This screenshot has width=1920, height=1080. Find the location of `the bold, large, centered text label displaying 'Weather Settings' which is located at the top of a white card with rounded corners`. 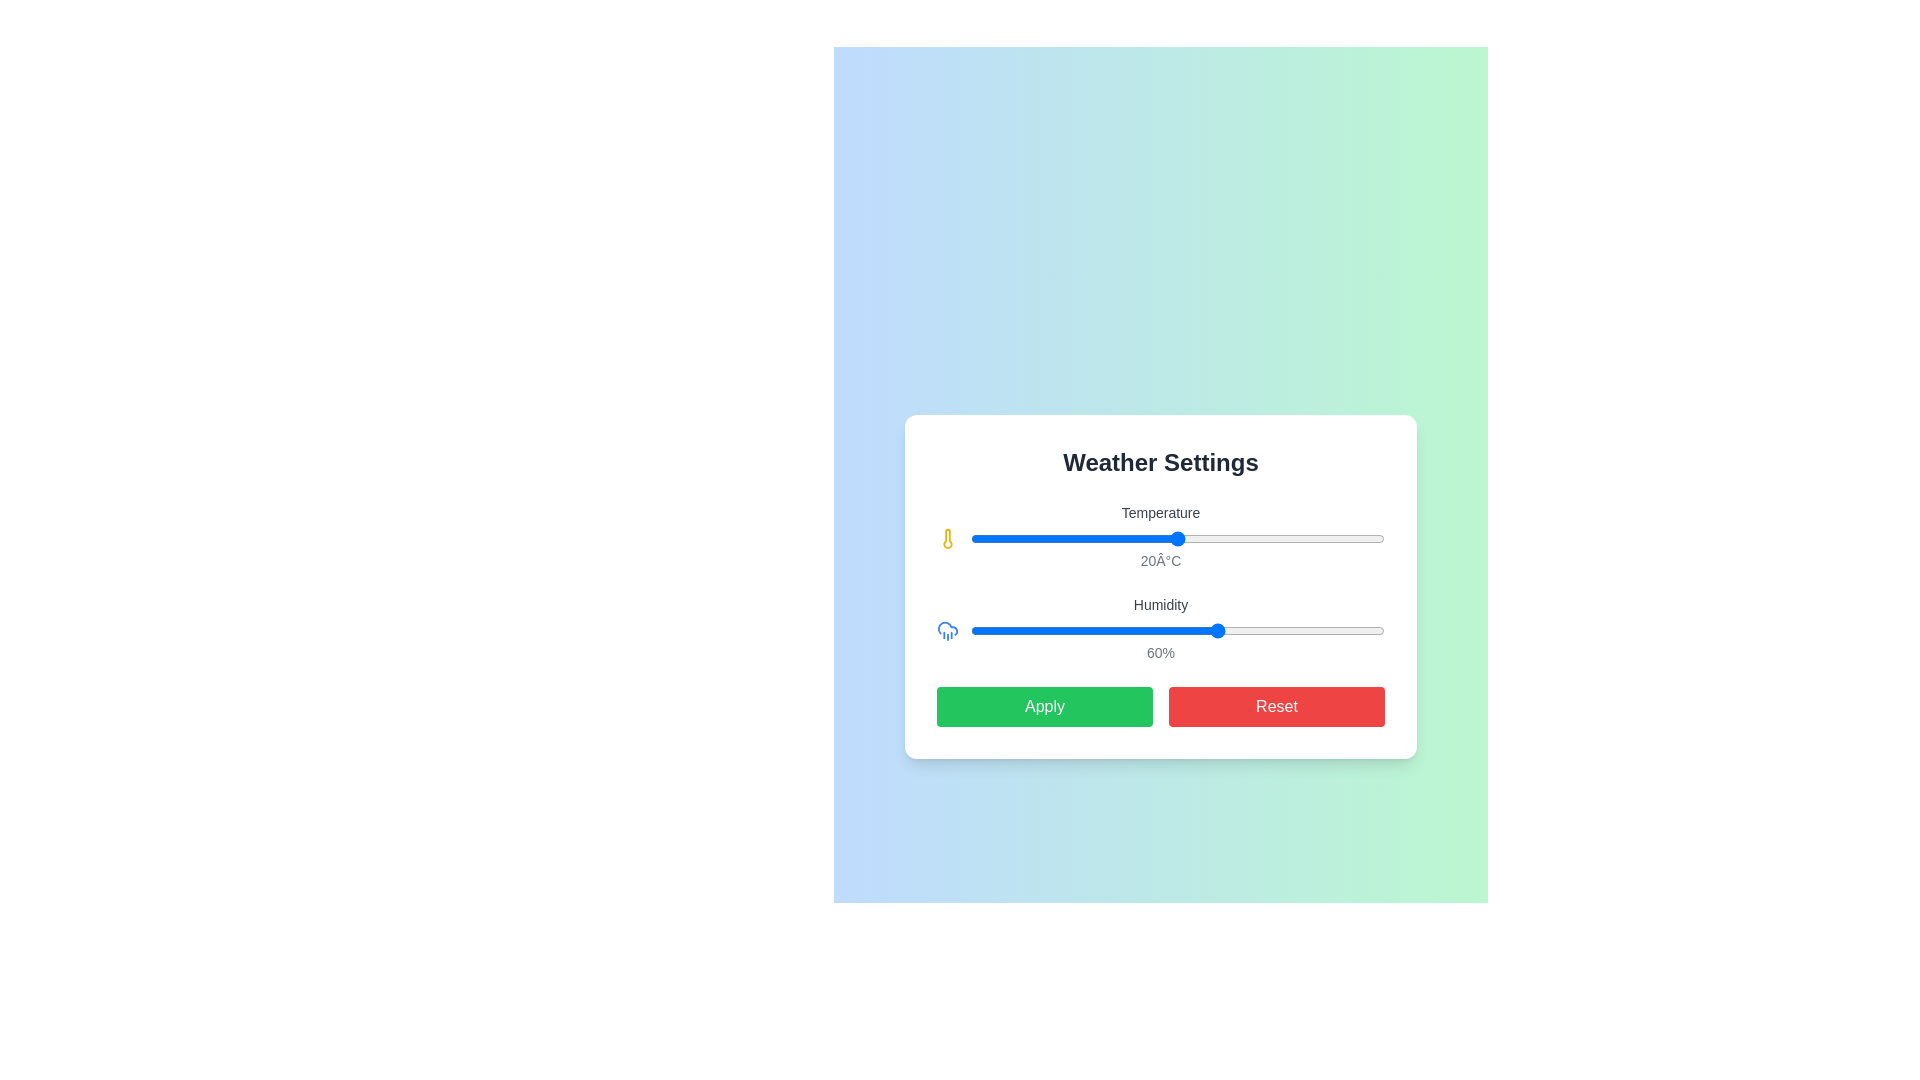

the bold, large, centered text label displaying 'Weather Settings' which is located at the top of a white card with rounded corners is located at coordinates (1161, 462).